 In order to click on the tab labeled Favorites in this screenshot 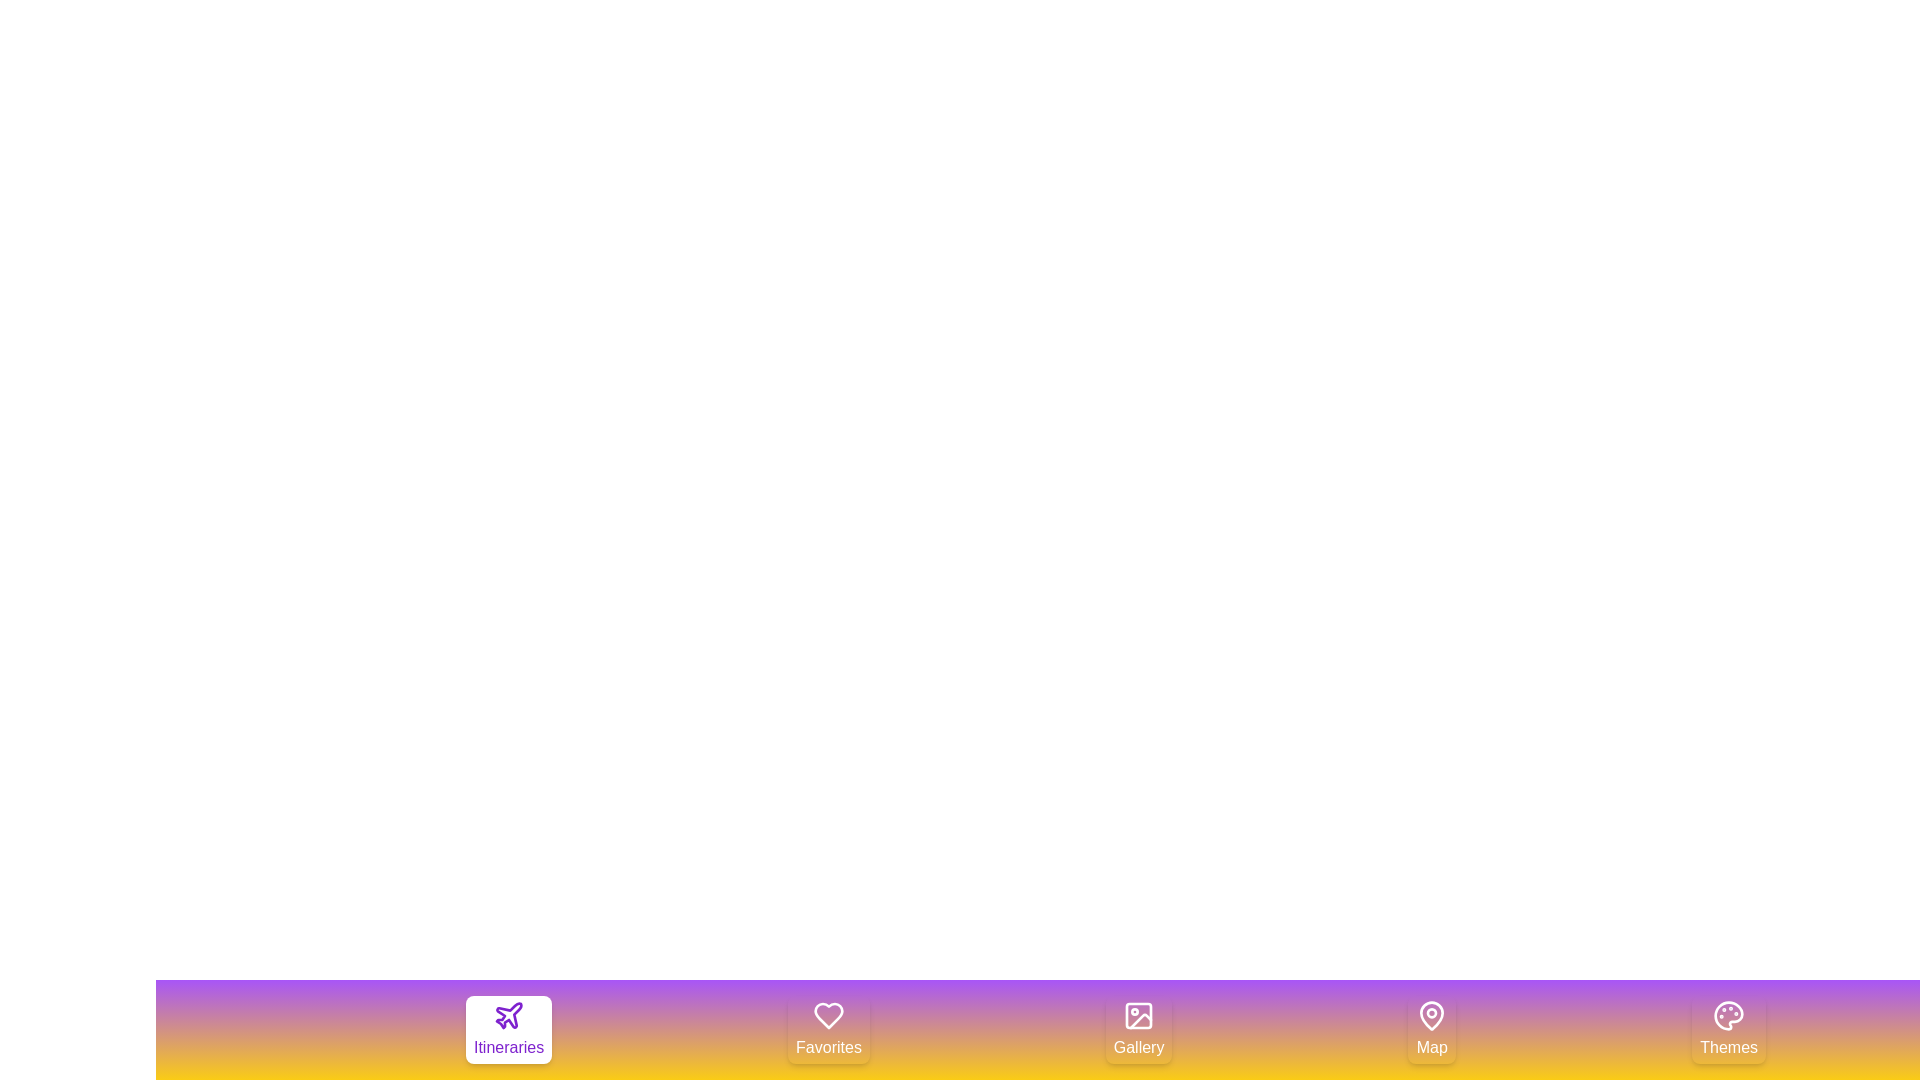, I will do `click(829, 1029)`.